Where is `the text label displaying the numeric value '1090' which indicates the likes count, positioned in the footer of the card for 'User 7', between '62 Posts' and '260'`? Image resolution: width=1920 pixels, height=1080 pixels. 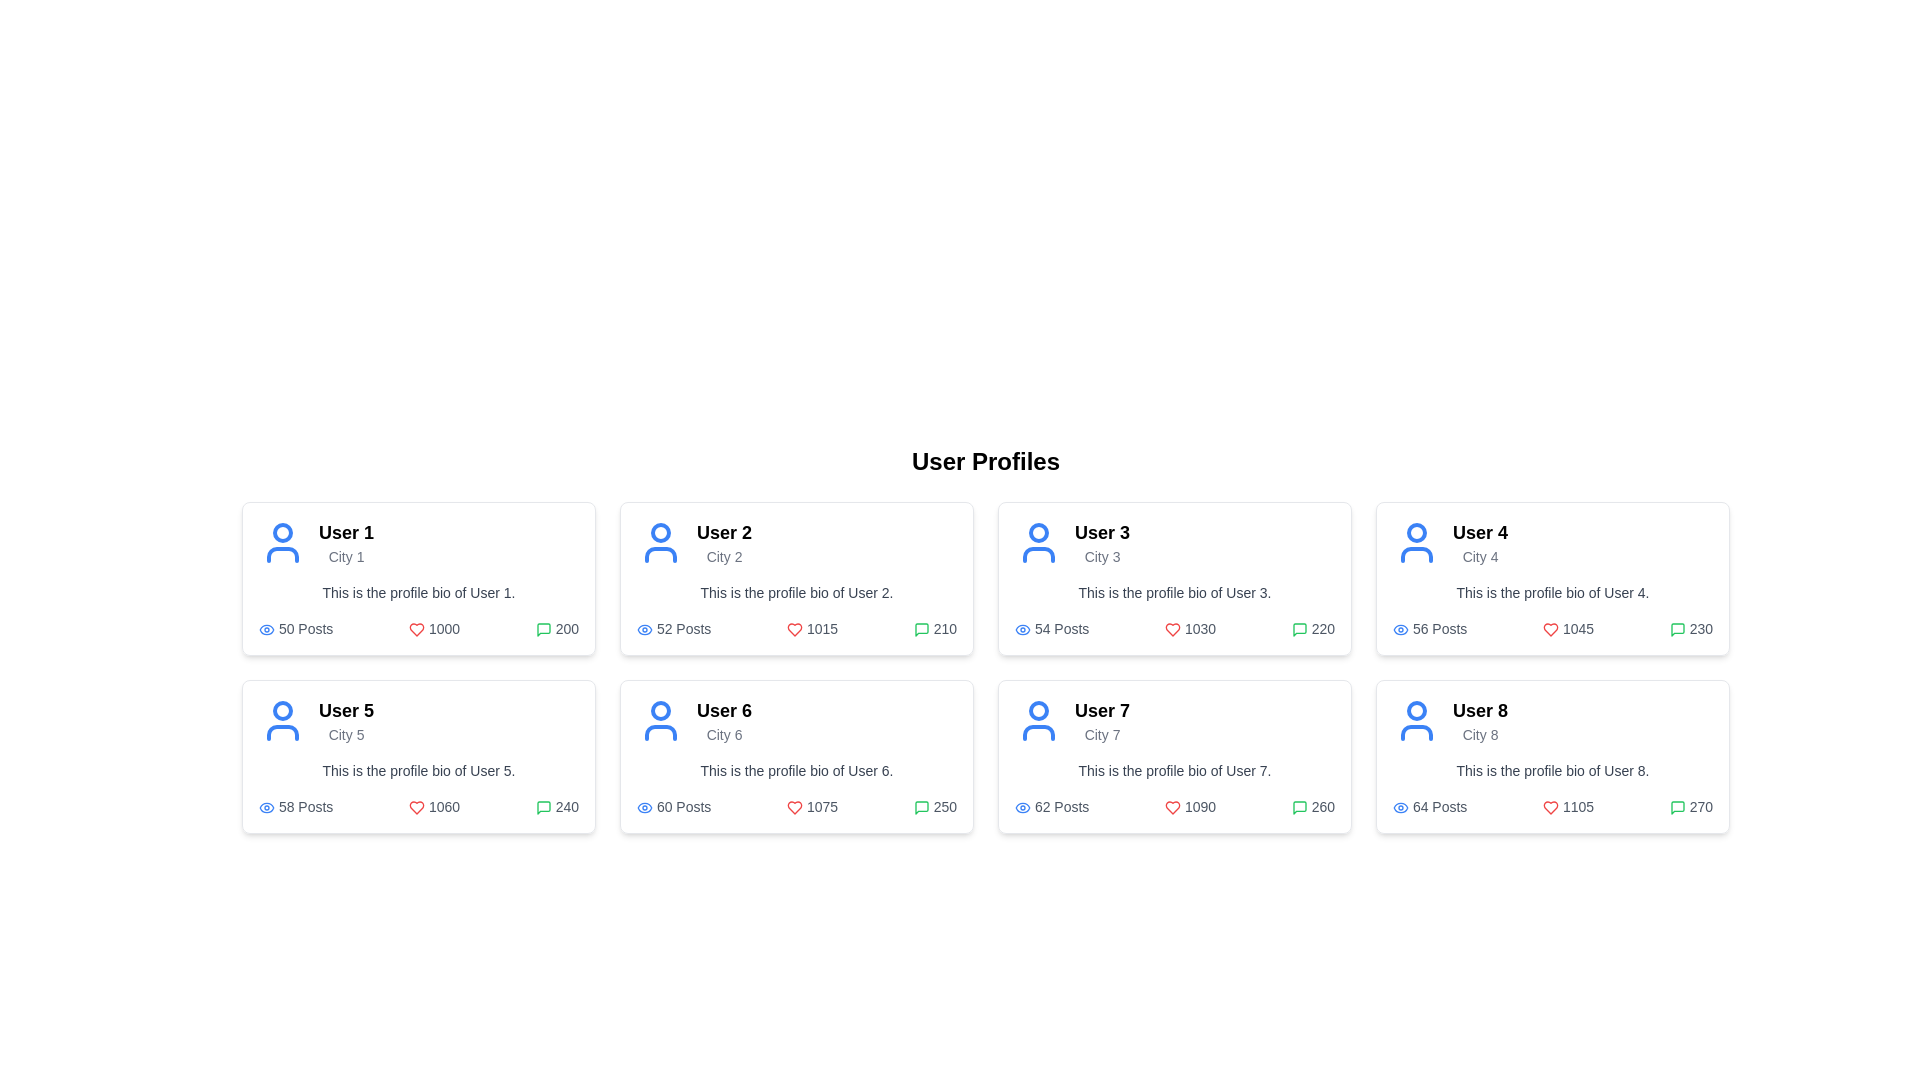
the text label displaying the numeric value '1090' which indicates the likes count, positioned in the footer of the card for 'User 7', between '62 Posts' and '260' is located at coordinates (1190, 805).